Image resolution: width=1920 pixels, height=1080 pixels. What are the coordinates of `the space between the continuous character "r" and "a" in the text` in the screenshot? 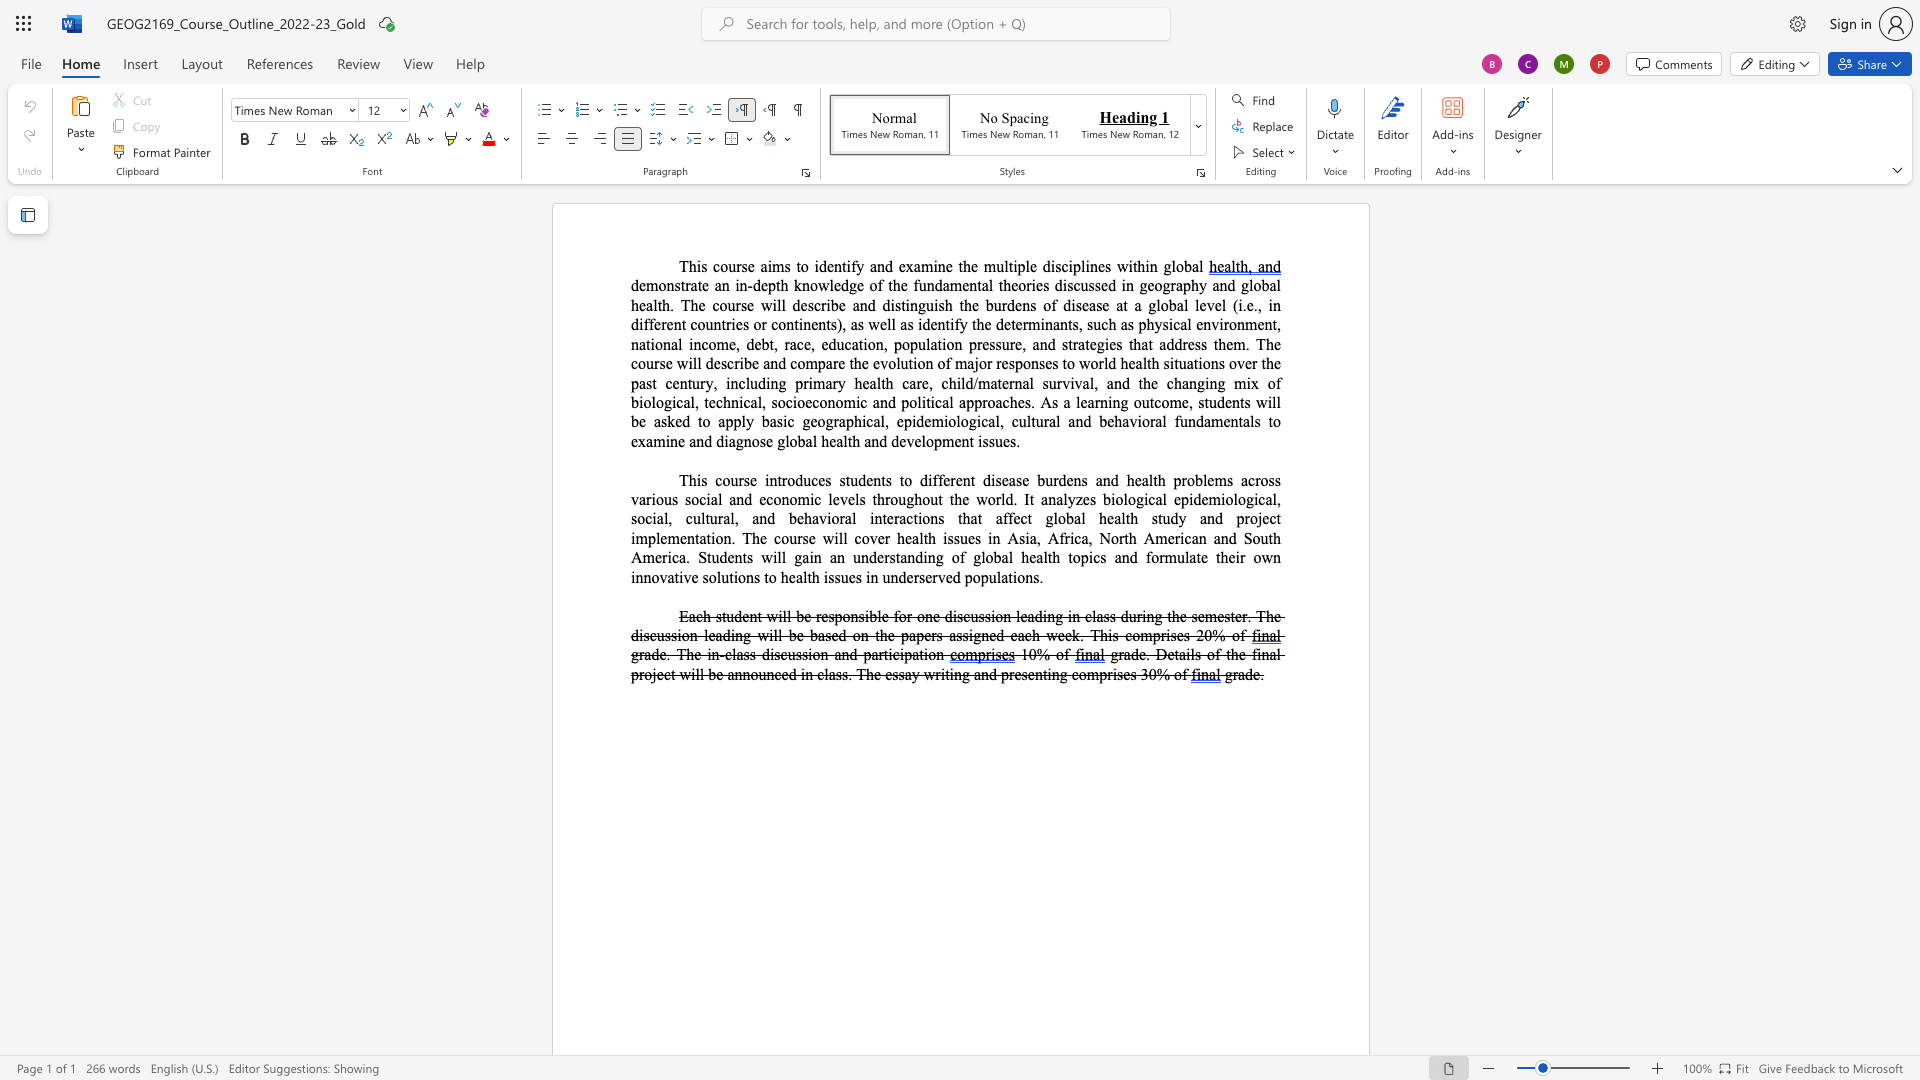 It's located at (839, 420).